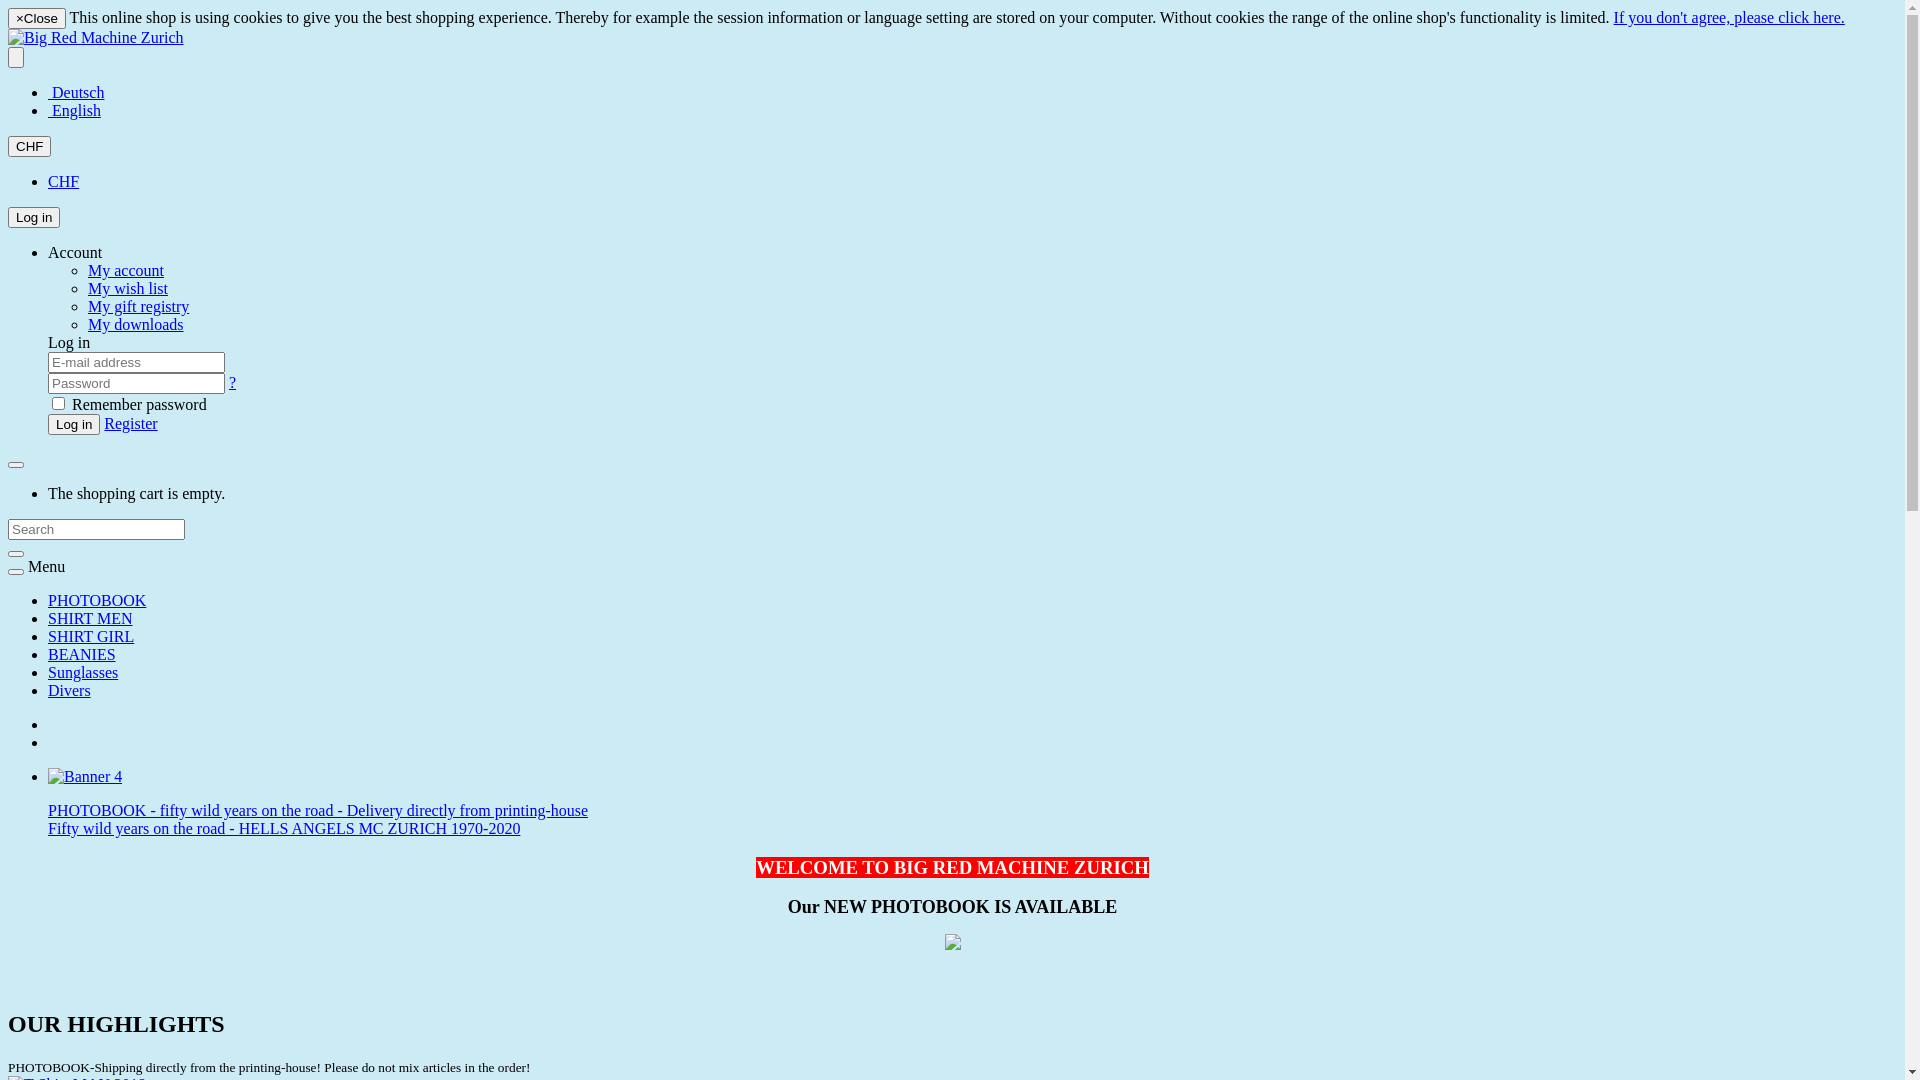 This screenshot has height=1080, width=1920. Describe the element at coordinates (103, 422) in the screenshot. I see `'Register'` at that location.